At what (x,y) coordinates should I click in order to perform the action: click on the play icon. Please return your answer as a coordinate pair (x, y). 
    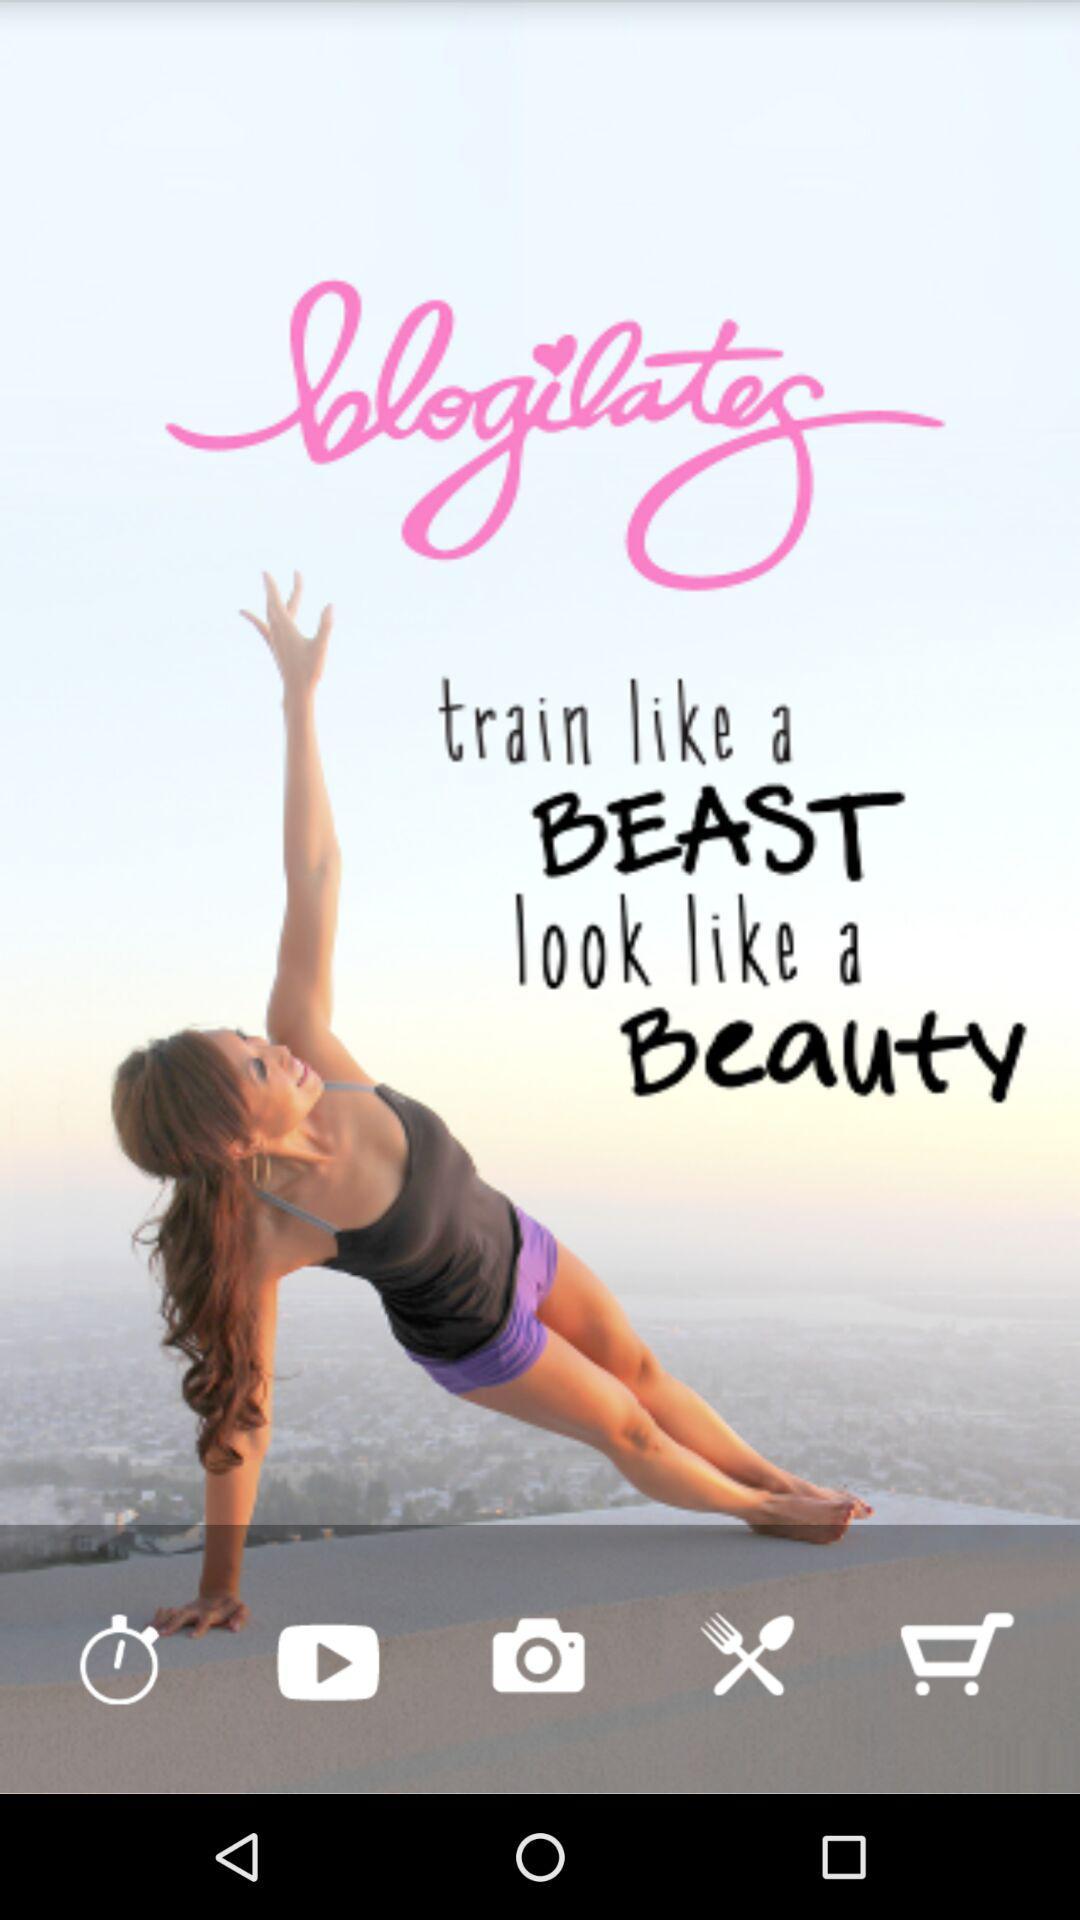
    Looking at the image, I should click on (327, 1776).